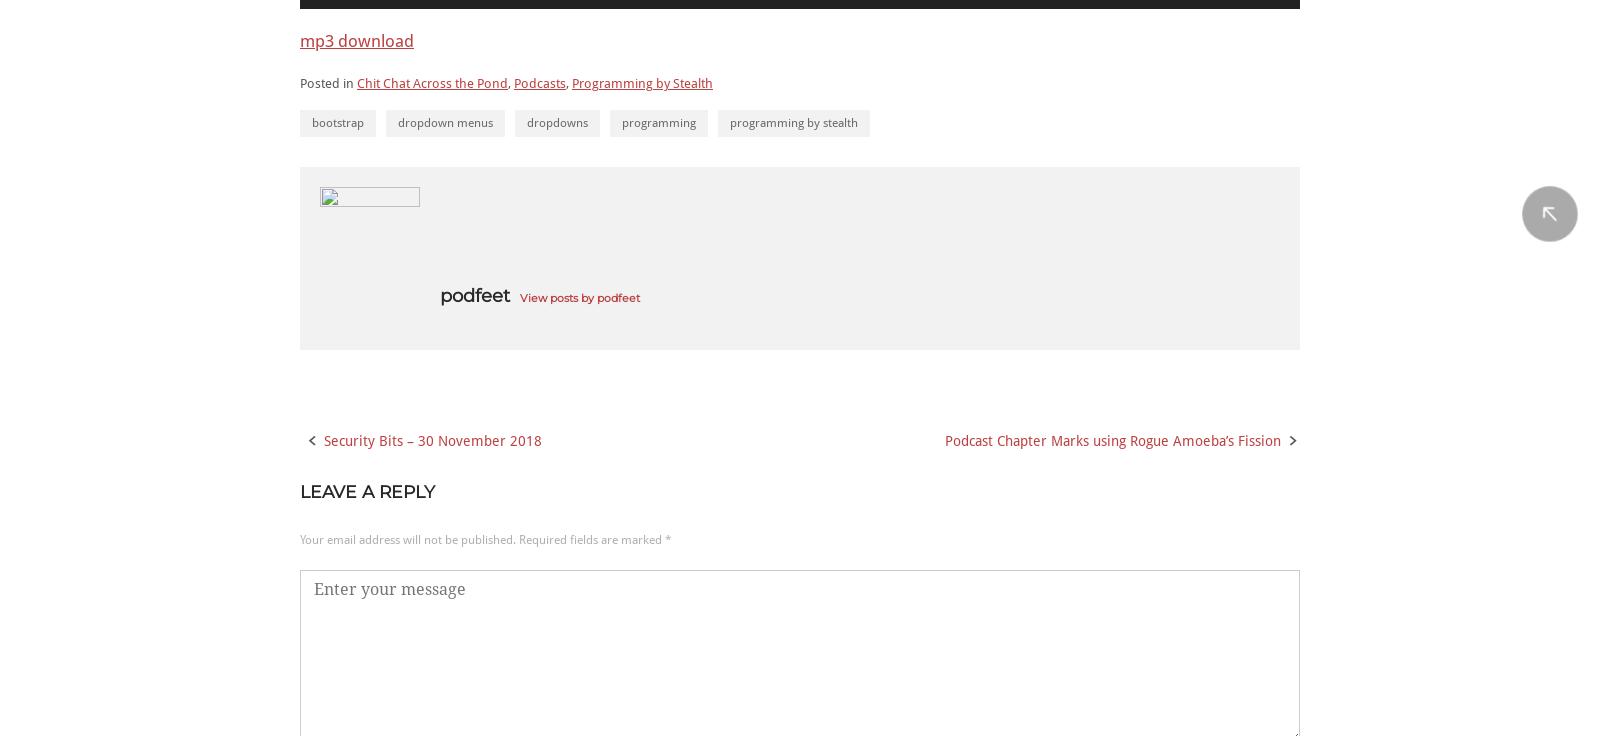 Image resolution: width=1600 pixels, height=736 pixels. Describe the element at coordinates (793, 121) in the screenshot. I see `'programming by stealth'` at that location.